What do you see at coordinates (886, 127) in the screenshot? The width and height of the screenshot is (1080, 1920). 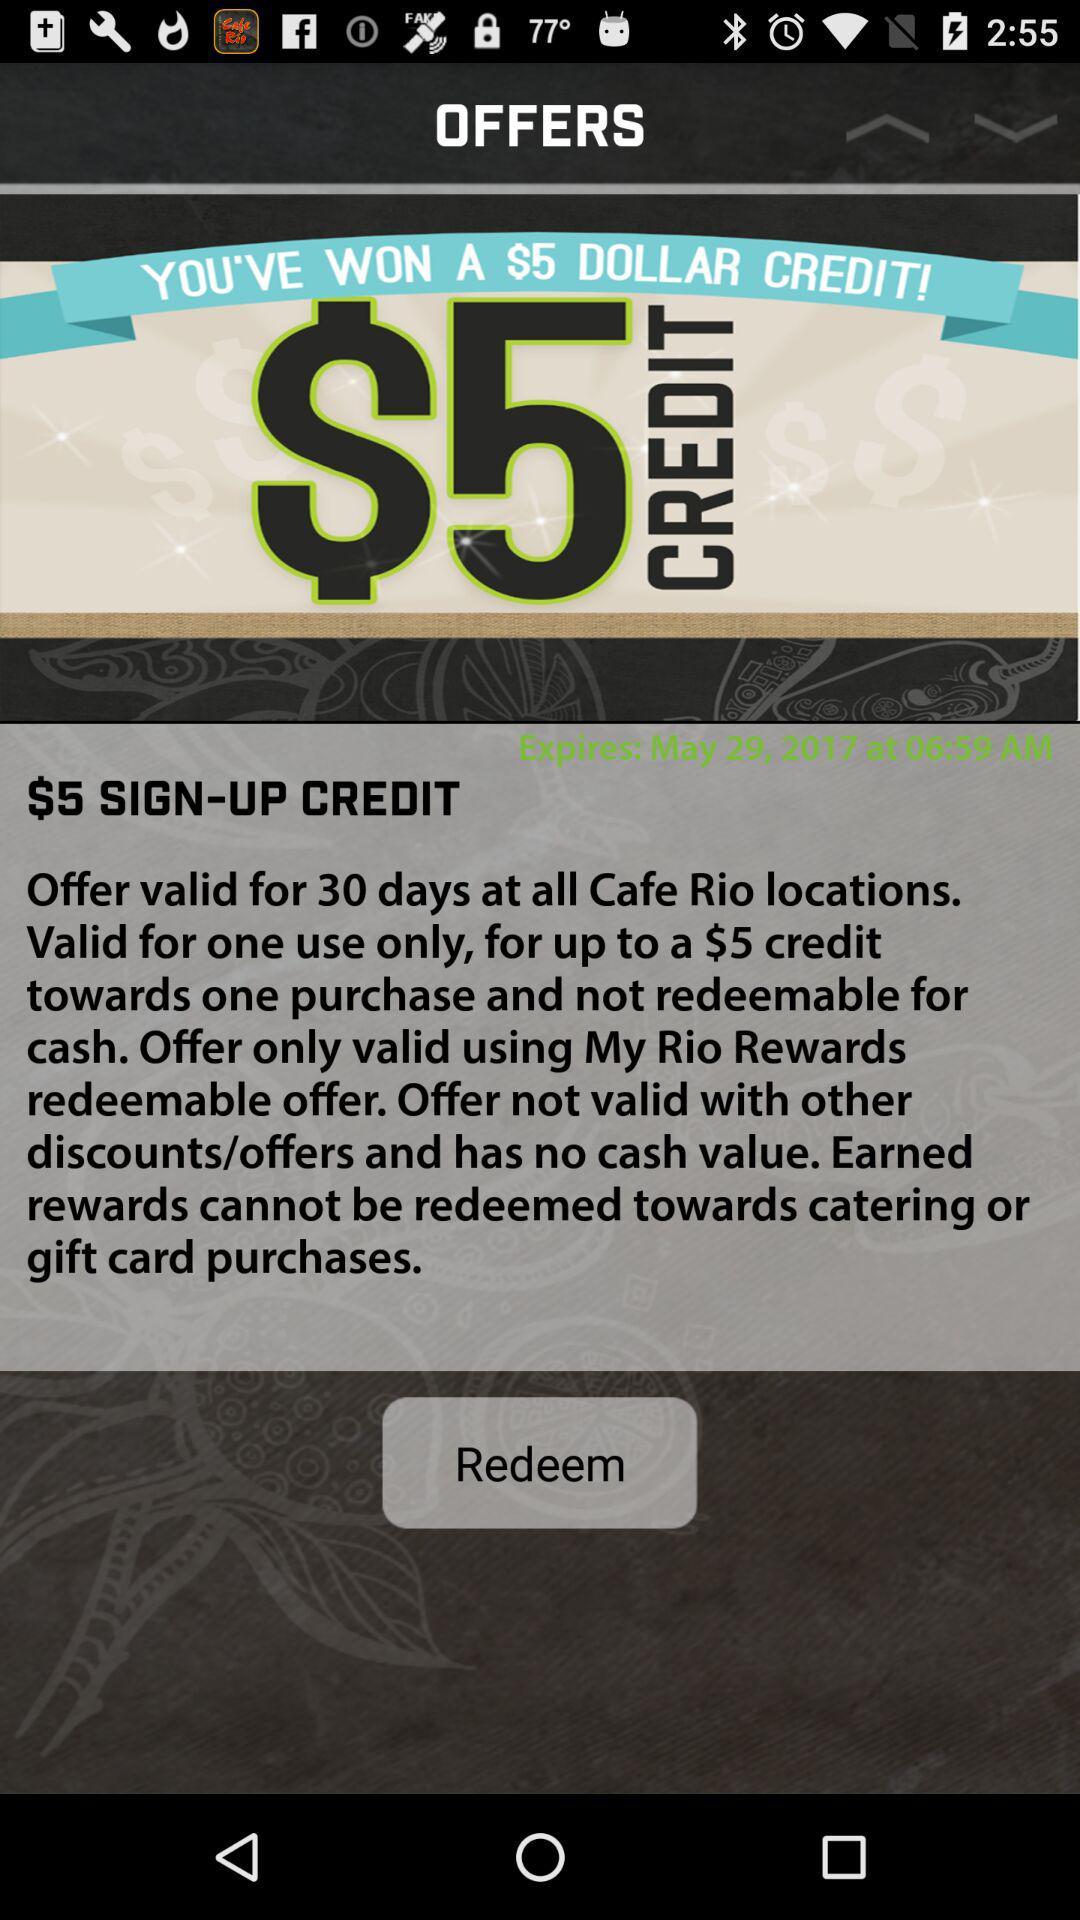 I see `previous` at bounding box center [886, 127].